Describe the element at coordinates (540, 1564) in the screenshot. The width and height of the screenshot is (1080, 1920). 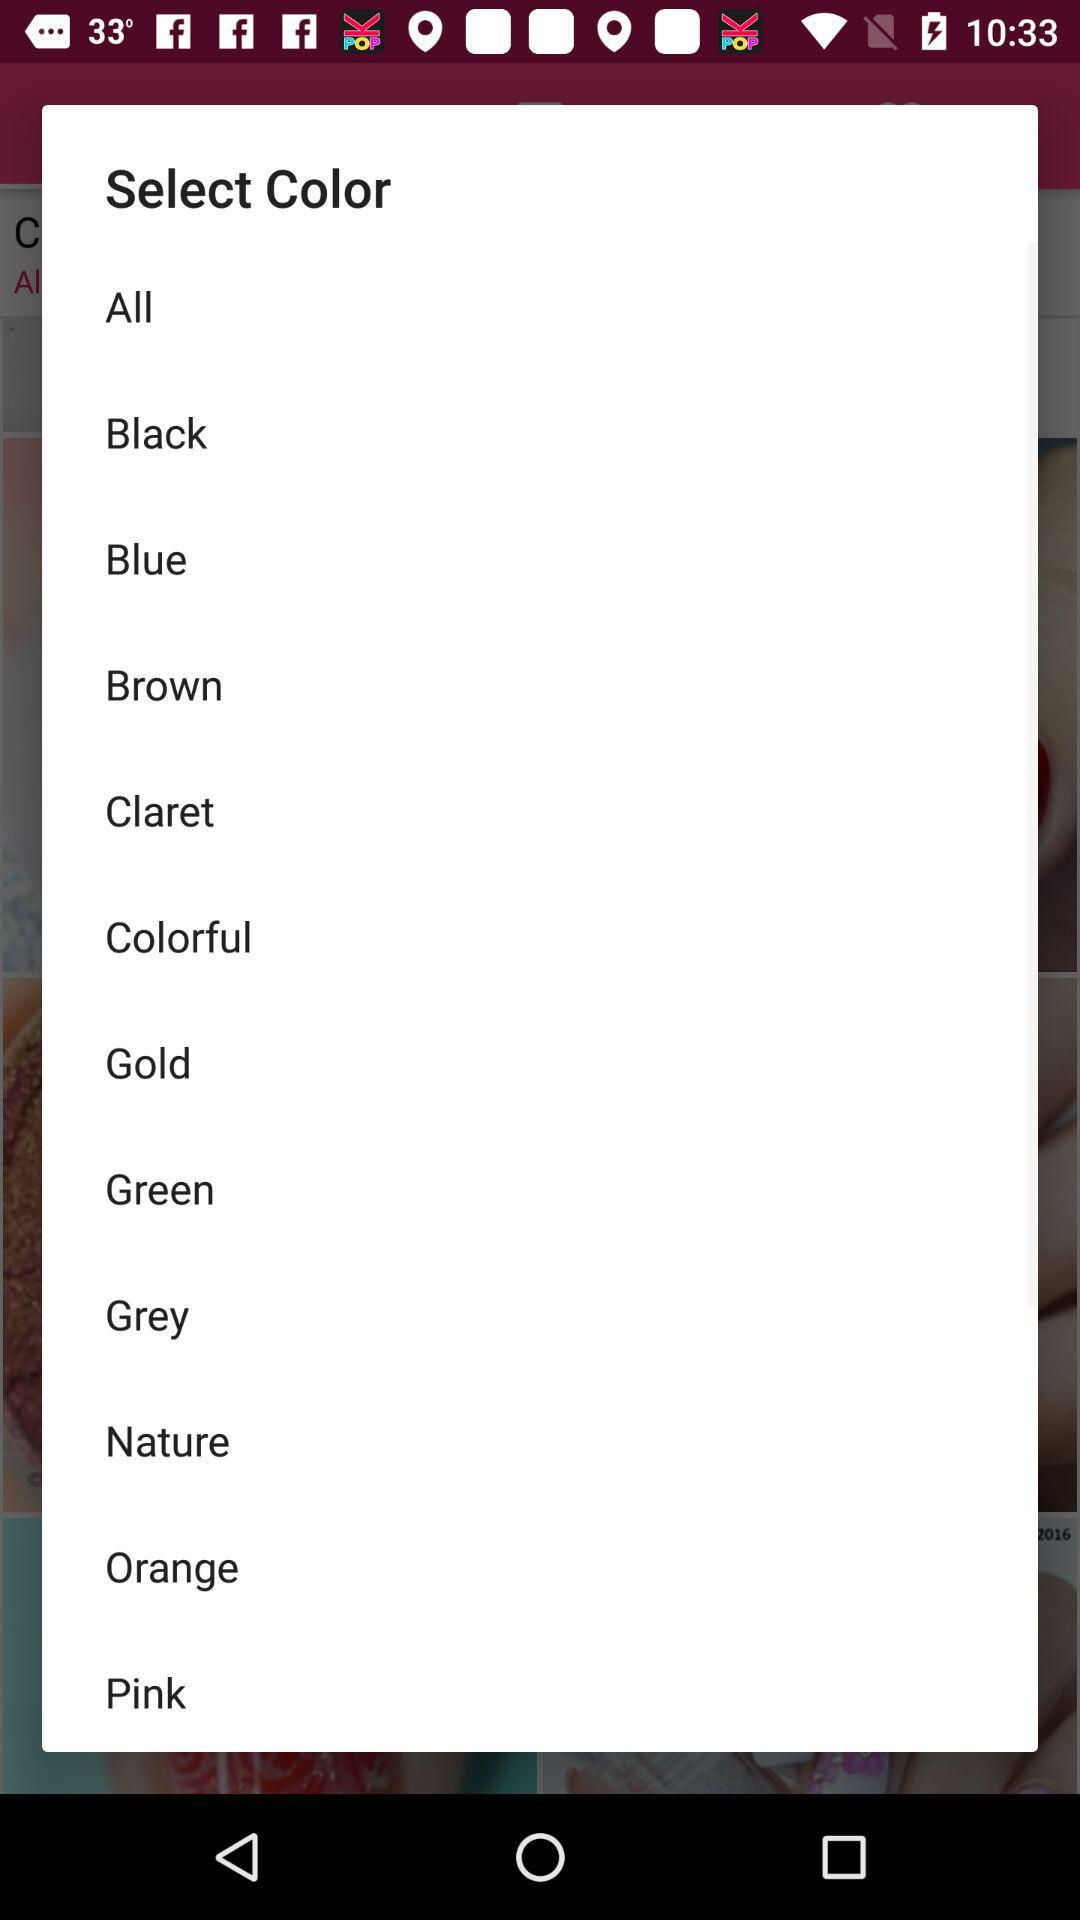
I see `the orange icon` at that location.